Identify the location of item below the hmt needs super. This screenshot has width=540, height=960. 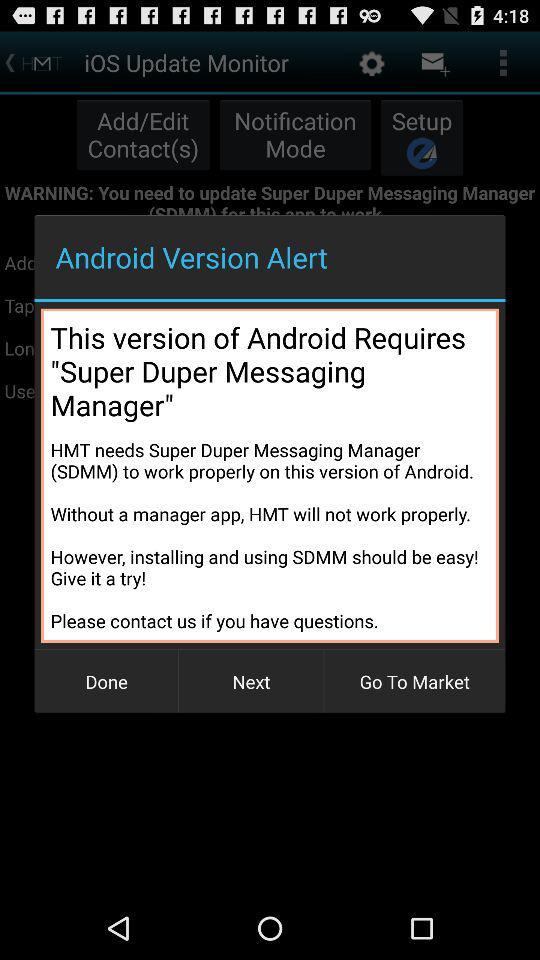
(106, 681).